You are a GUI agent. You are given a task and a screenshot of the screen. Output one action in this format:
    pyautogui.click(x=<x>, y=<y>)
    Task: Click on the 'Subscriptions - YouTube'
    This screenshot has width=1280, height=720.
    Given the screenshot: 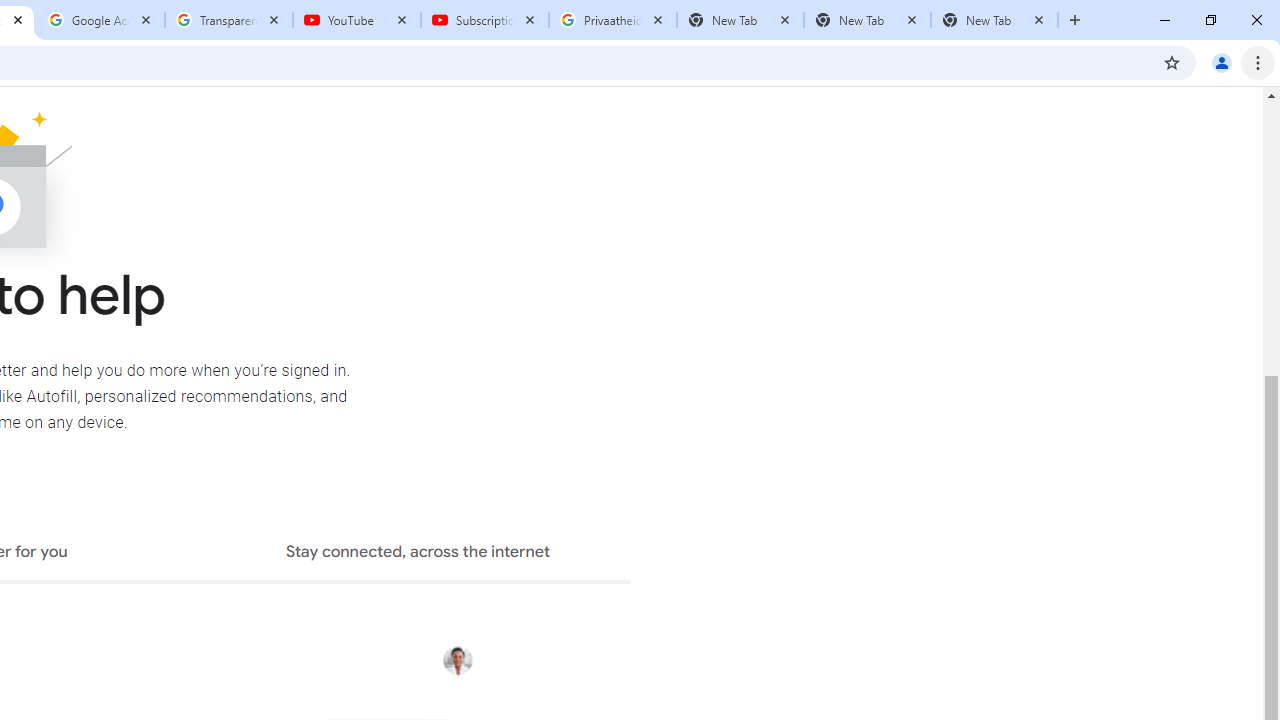 What is the action you would take?
    pyautogui.click(x=485, y=20)
    